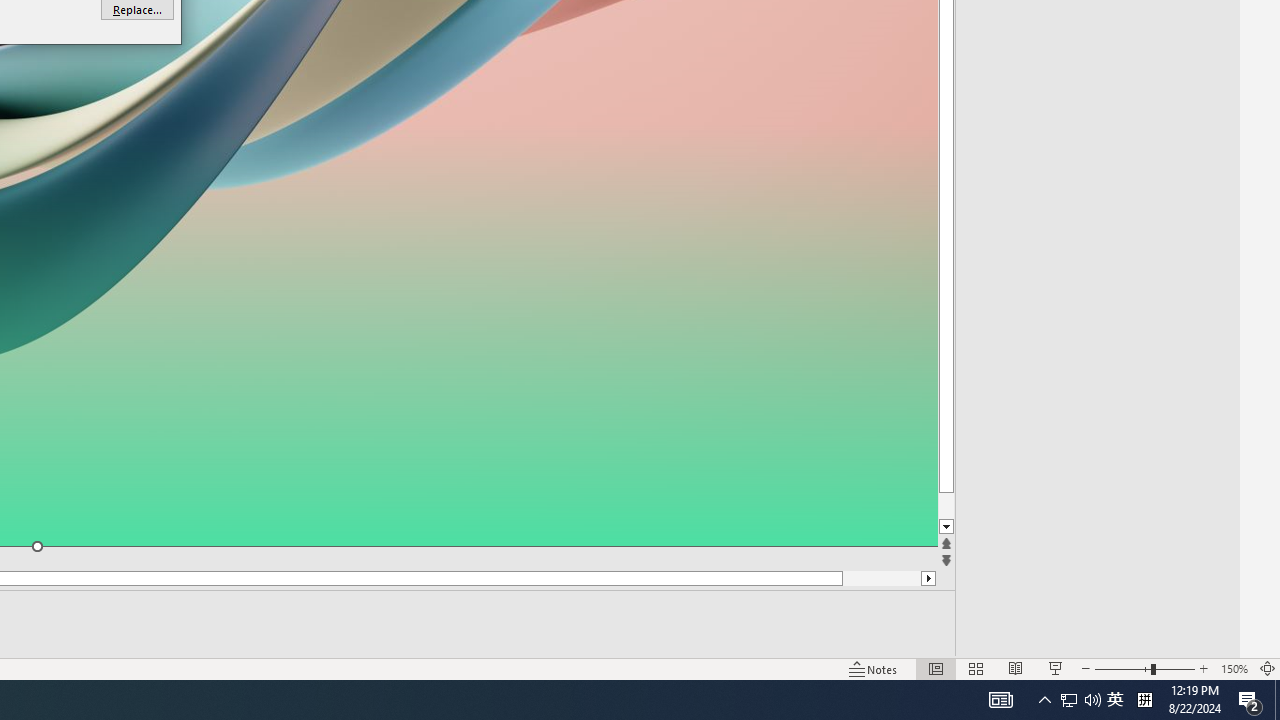 This screenshot has height=720, width=1280. What do you see at coordinates (1233, 669) in the screenshot?
I see `'Zoom 150%'` at bounding box center [1233, 669].